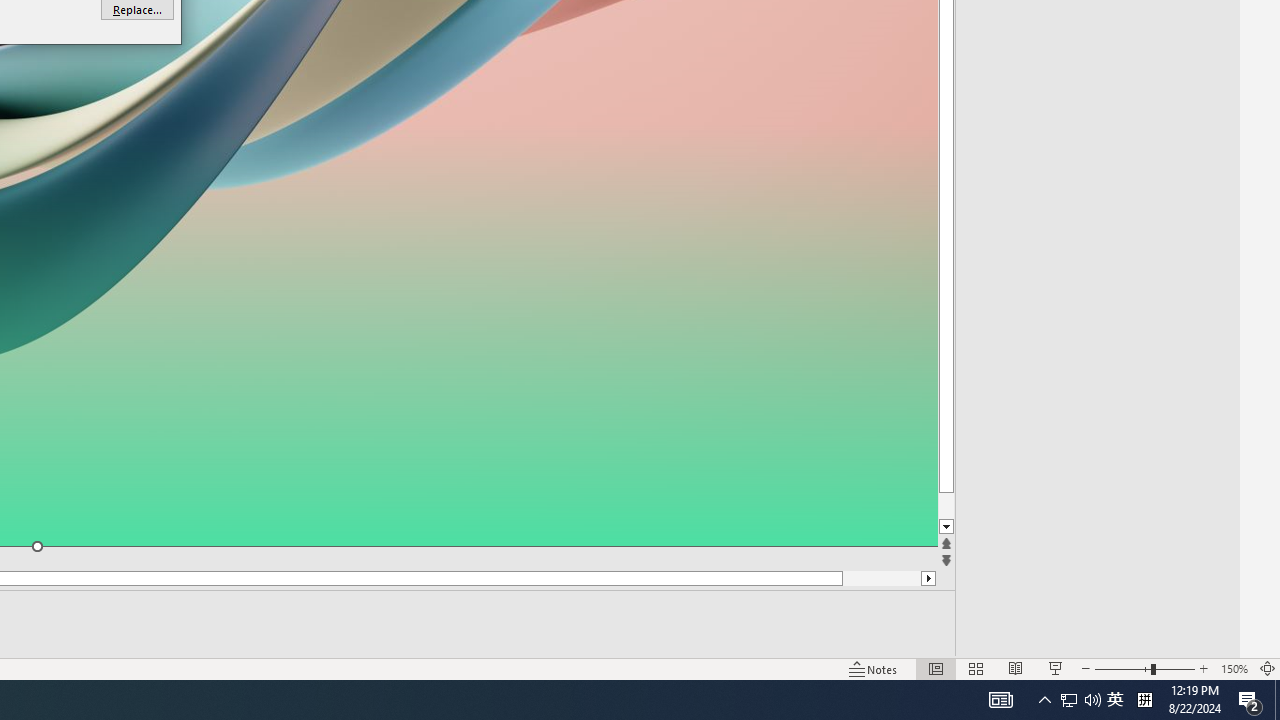 This screenshot has height=720, width=1280. What do you see at coordinates (1233, 669) in the screenshot?
I see `'Zoom 150%'` at bounding box center [1233, 669].